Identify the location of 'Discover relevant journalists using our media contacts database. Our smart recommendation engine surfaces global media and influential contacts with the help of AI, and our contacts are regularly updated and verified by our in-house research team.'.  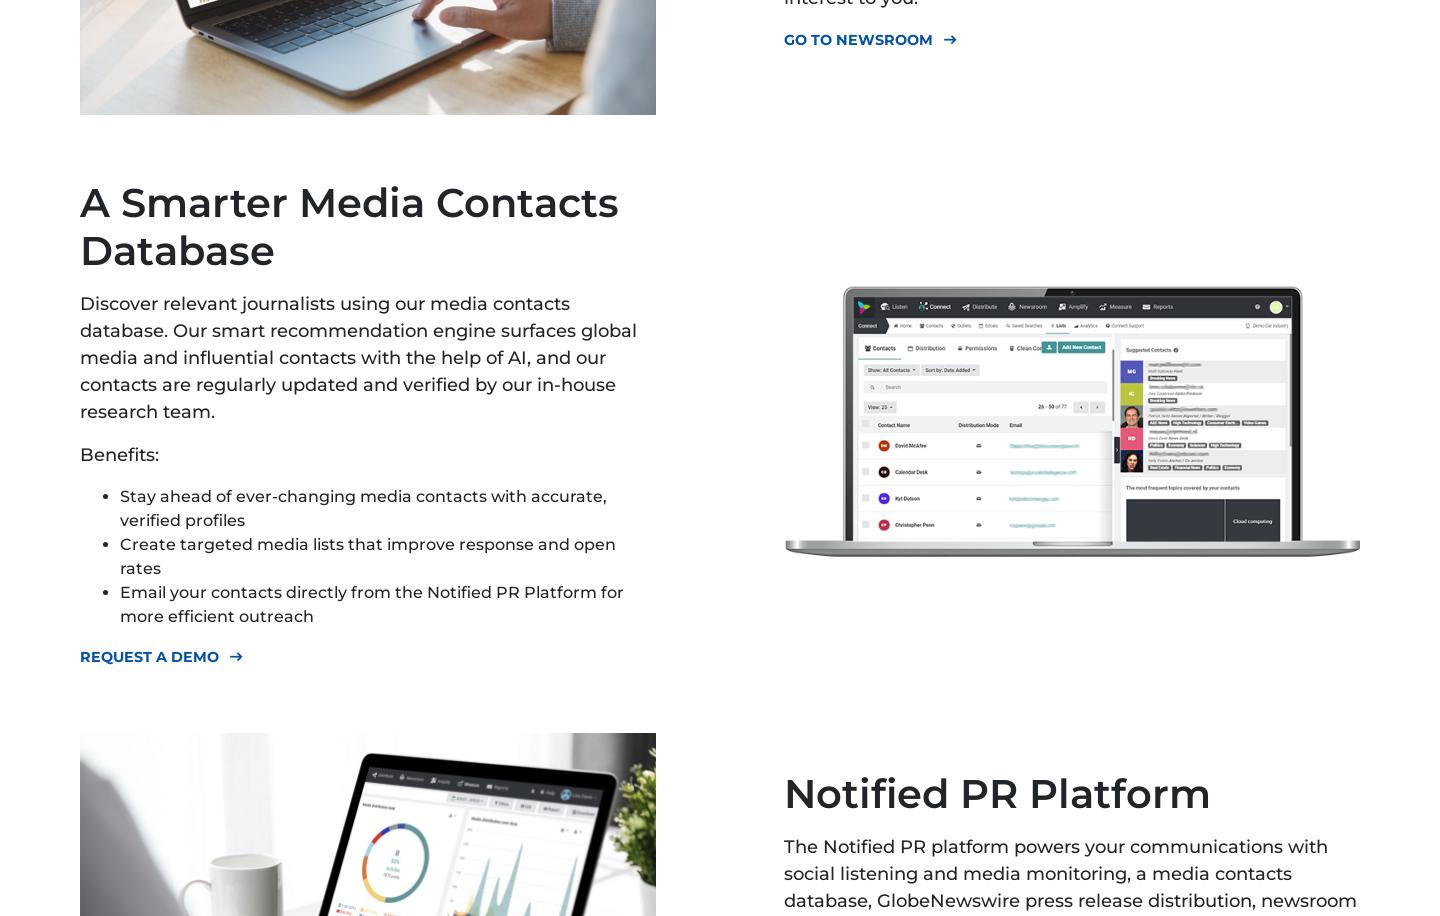
(358, 357).